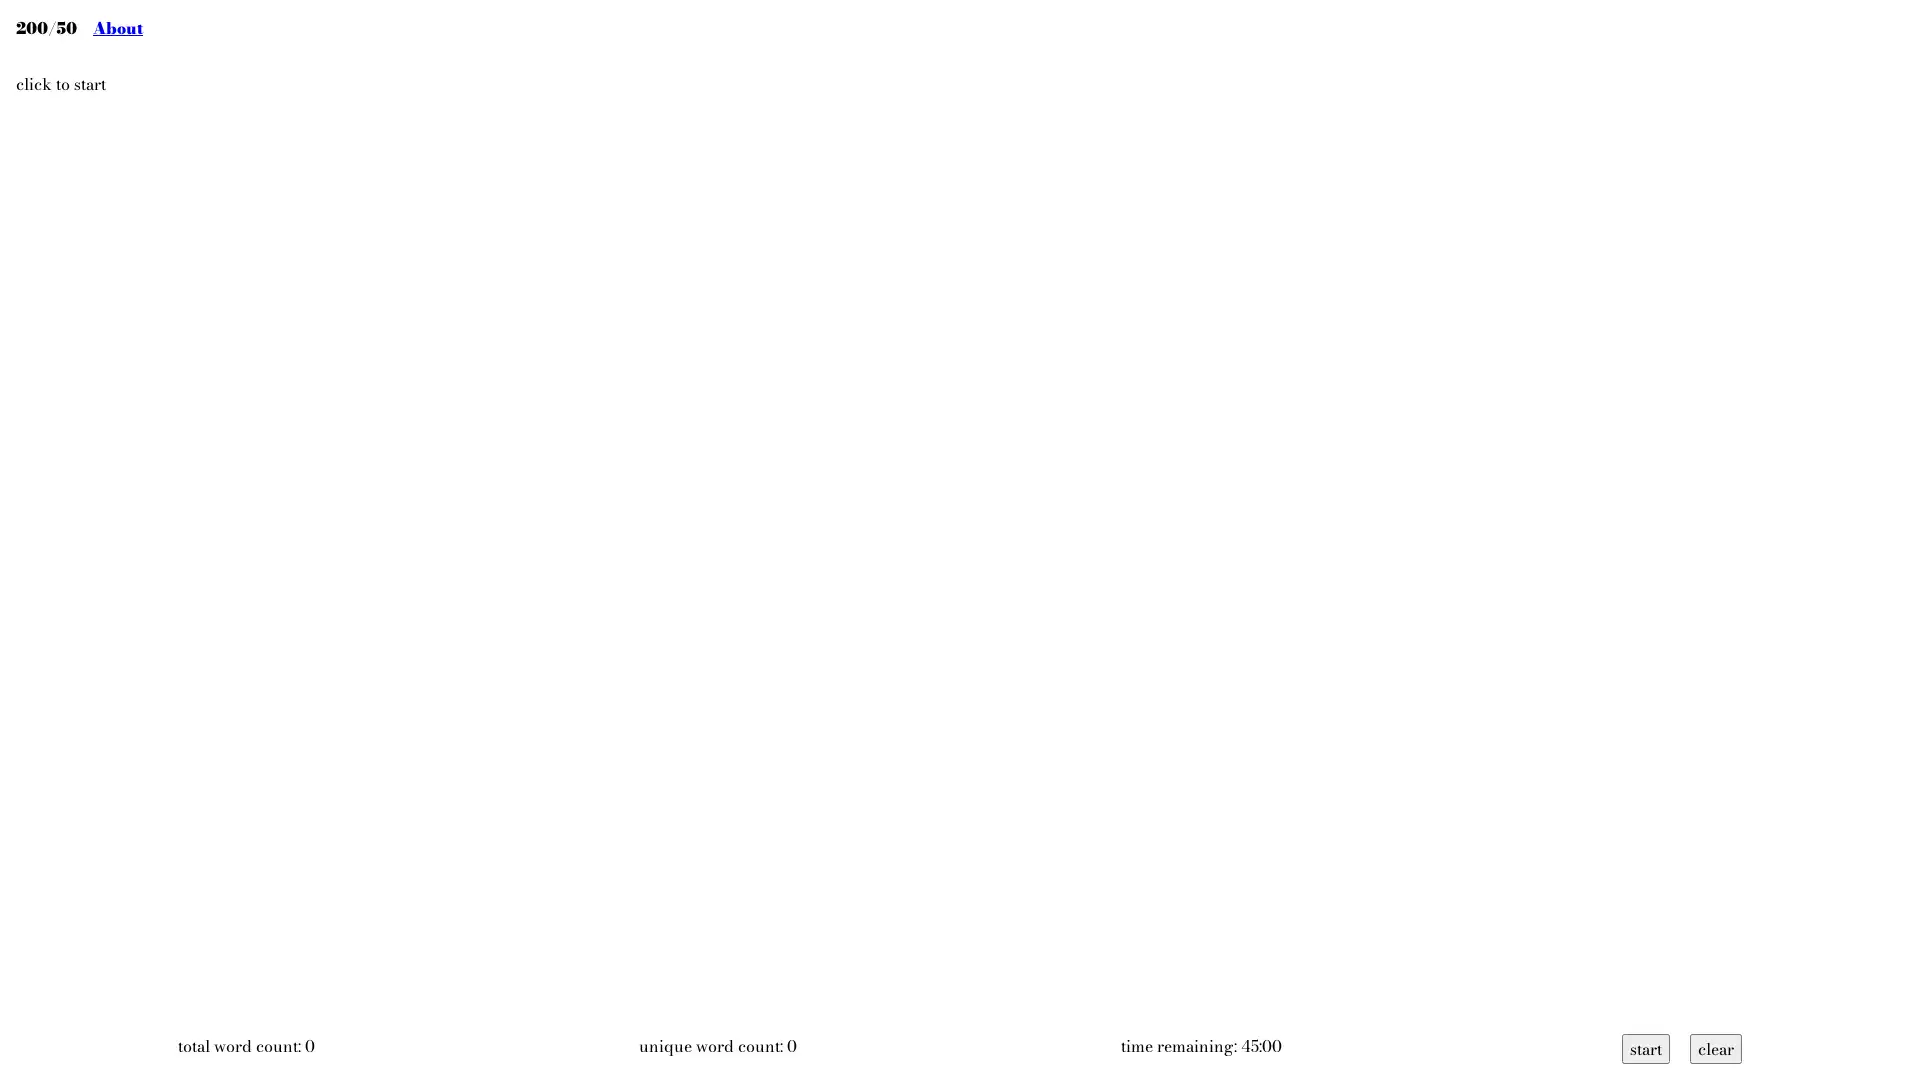 The image size is (1920, 1080). What do you see at coordinates (1646, 1048) in the screenshot?
I see `start` at bounding box center [1646, 1048].